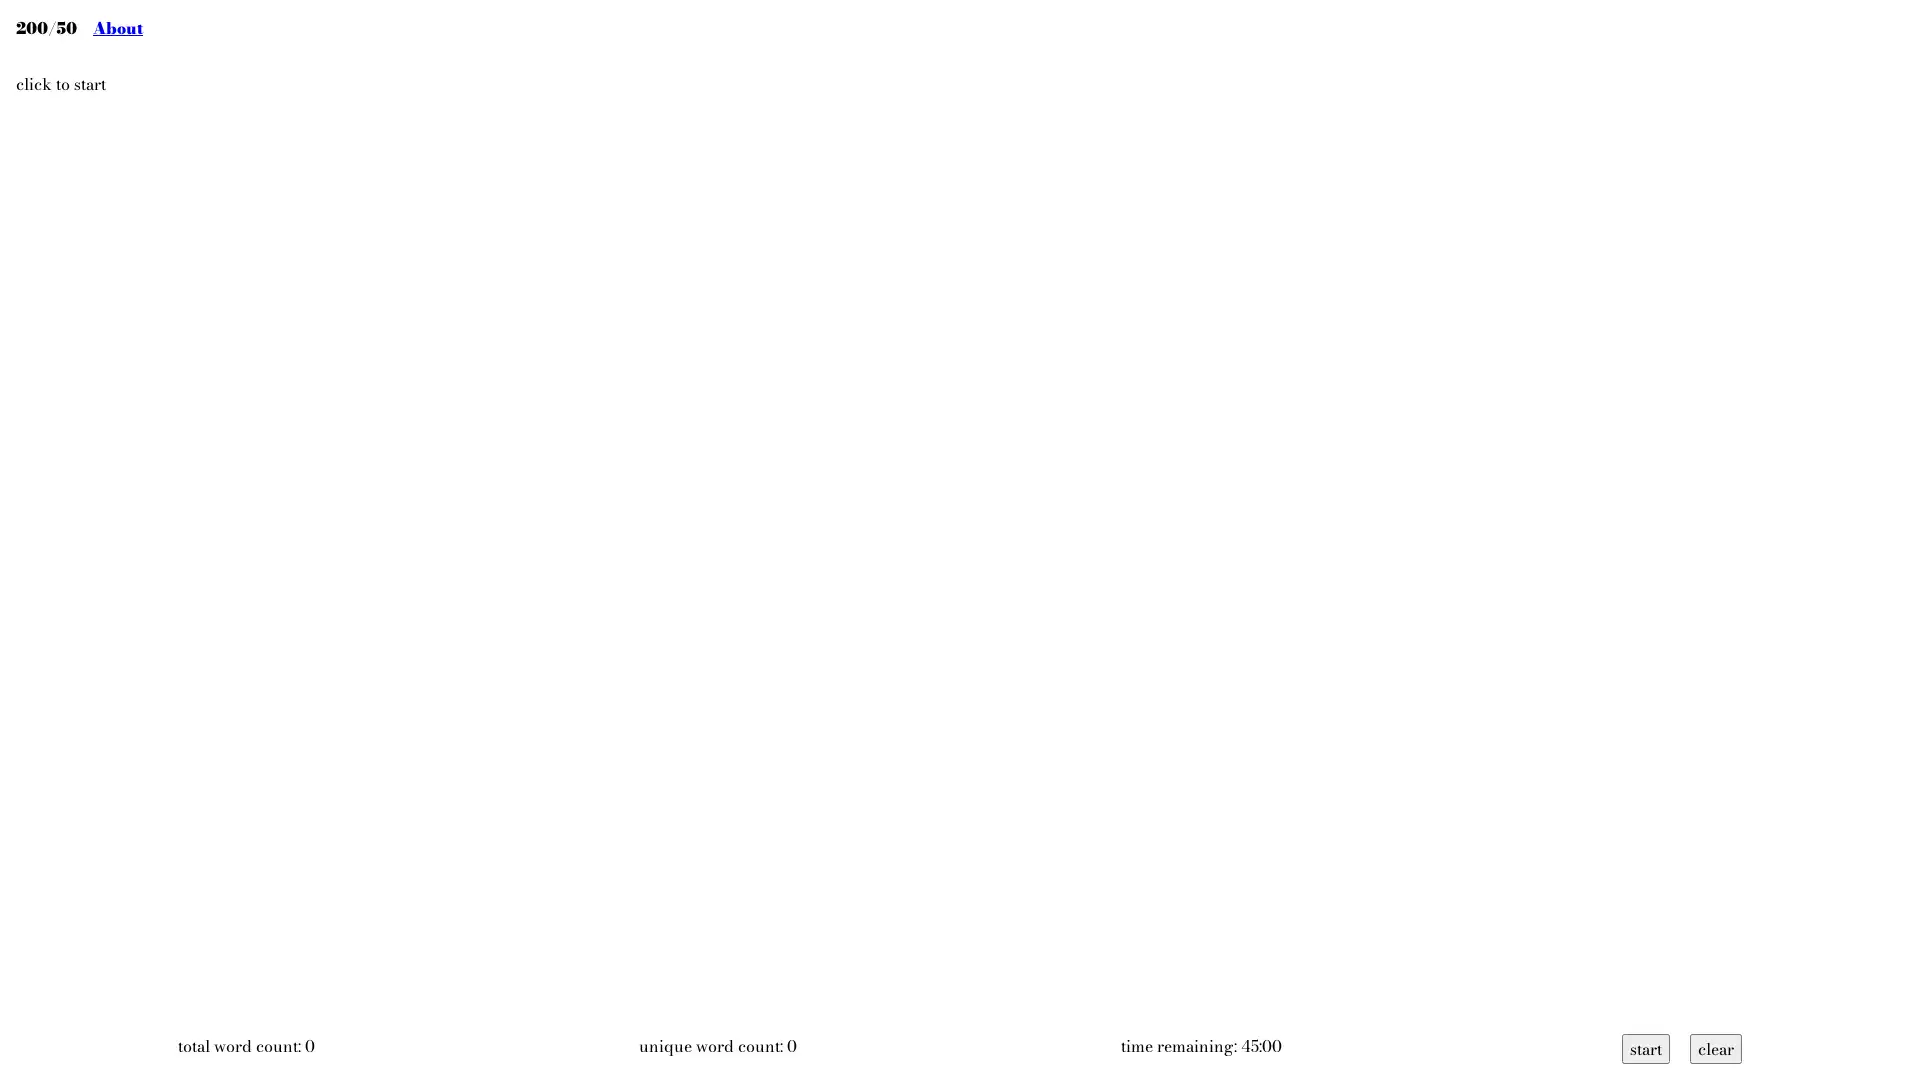 The image size is (1920, 1080). What do you see at coordinates (1646, 1048) in the screenshot?
I see `start` at bounding box center [1646, 1048].